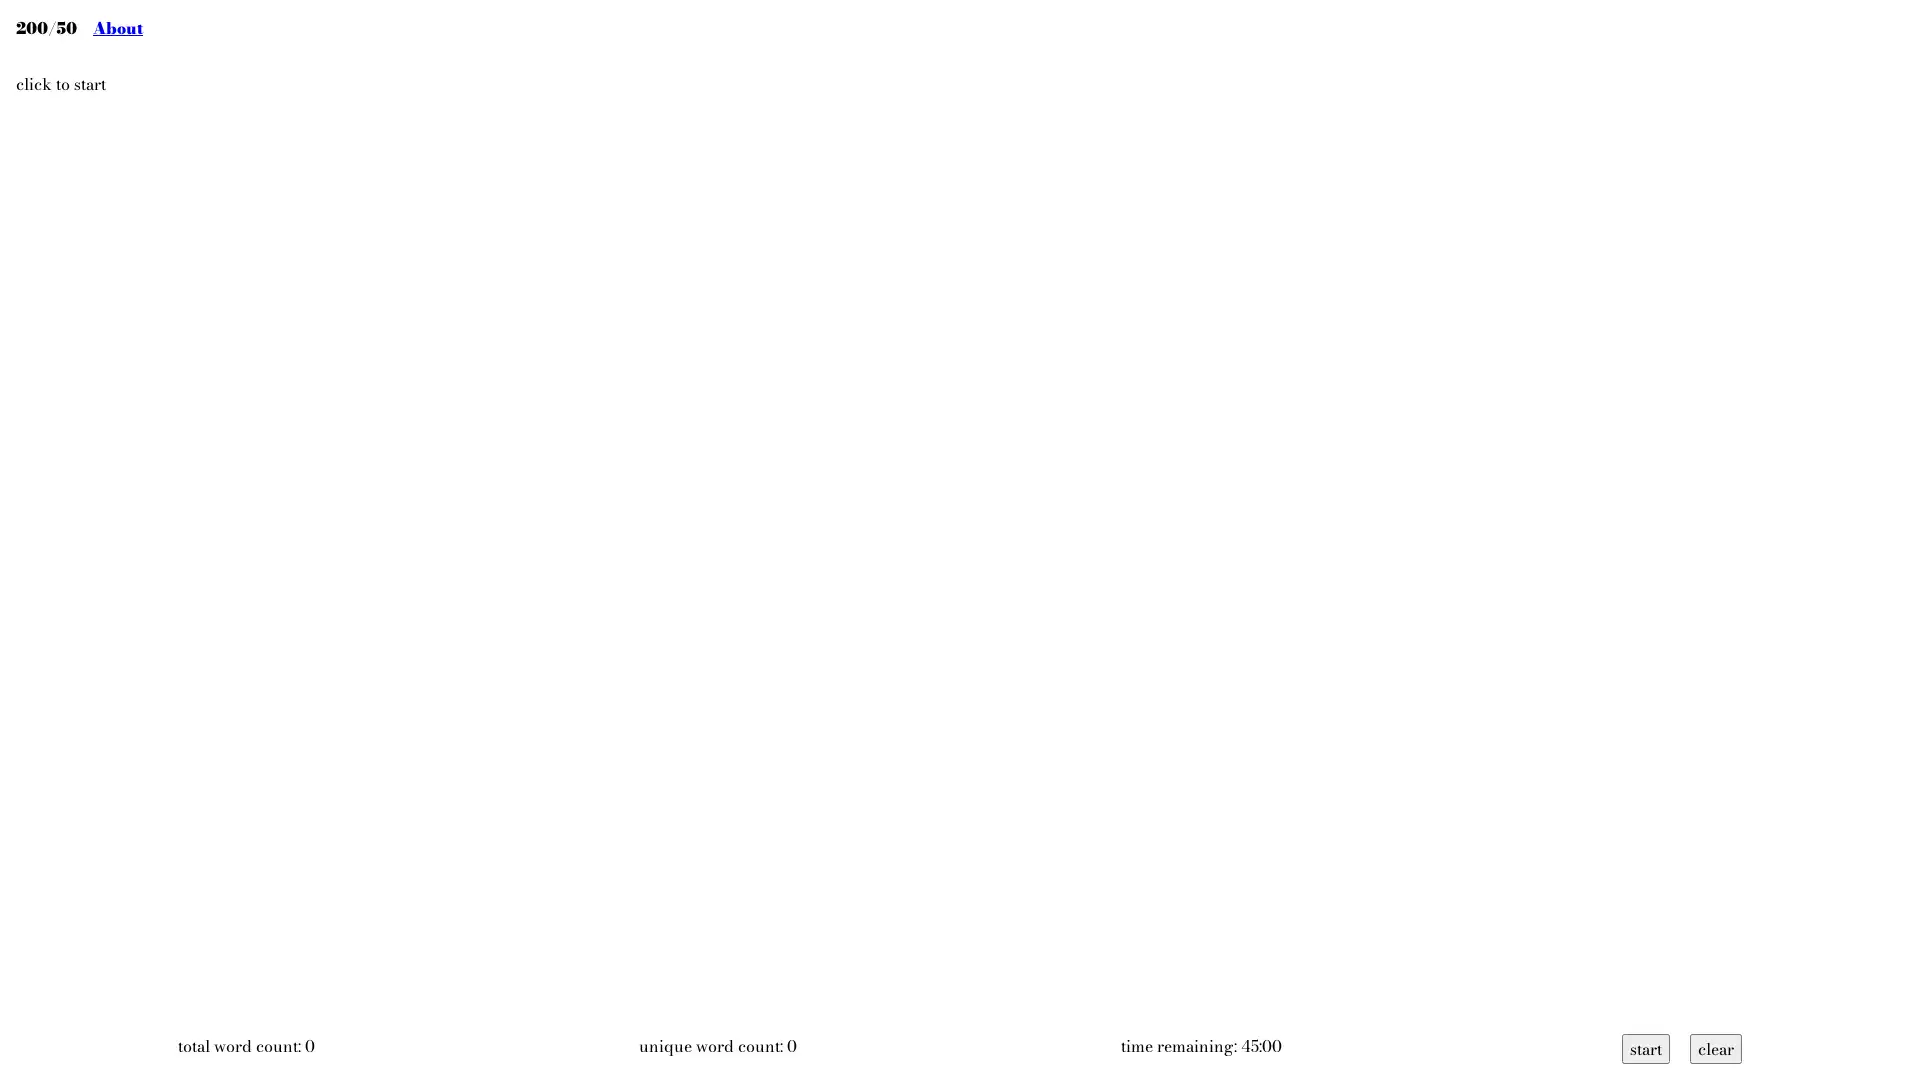 The image size is (1920, 1080). What do you see at coordinates (1646, 1048) in the screenshot?
I see `start` at bounding box center [1646, 1048].